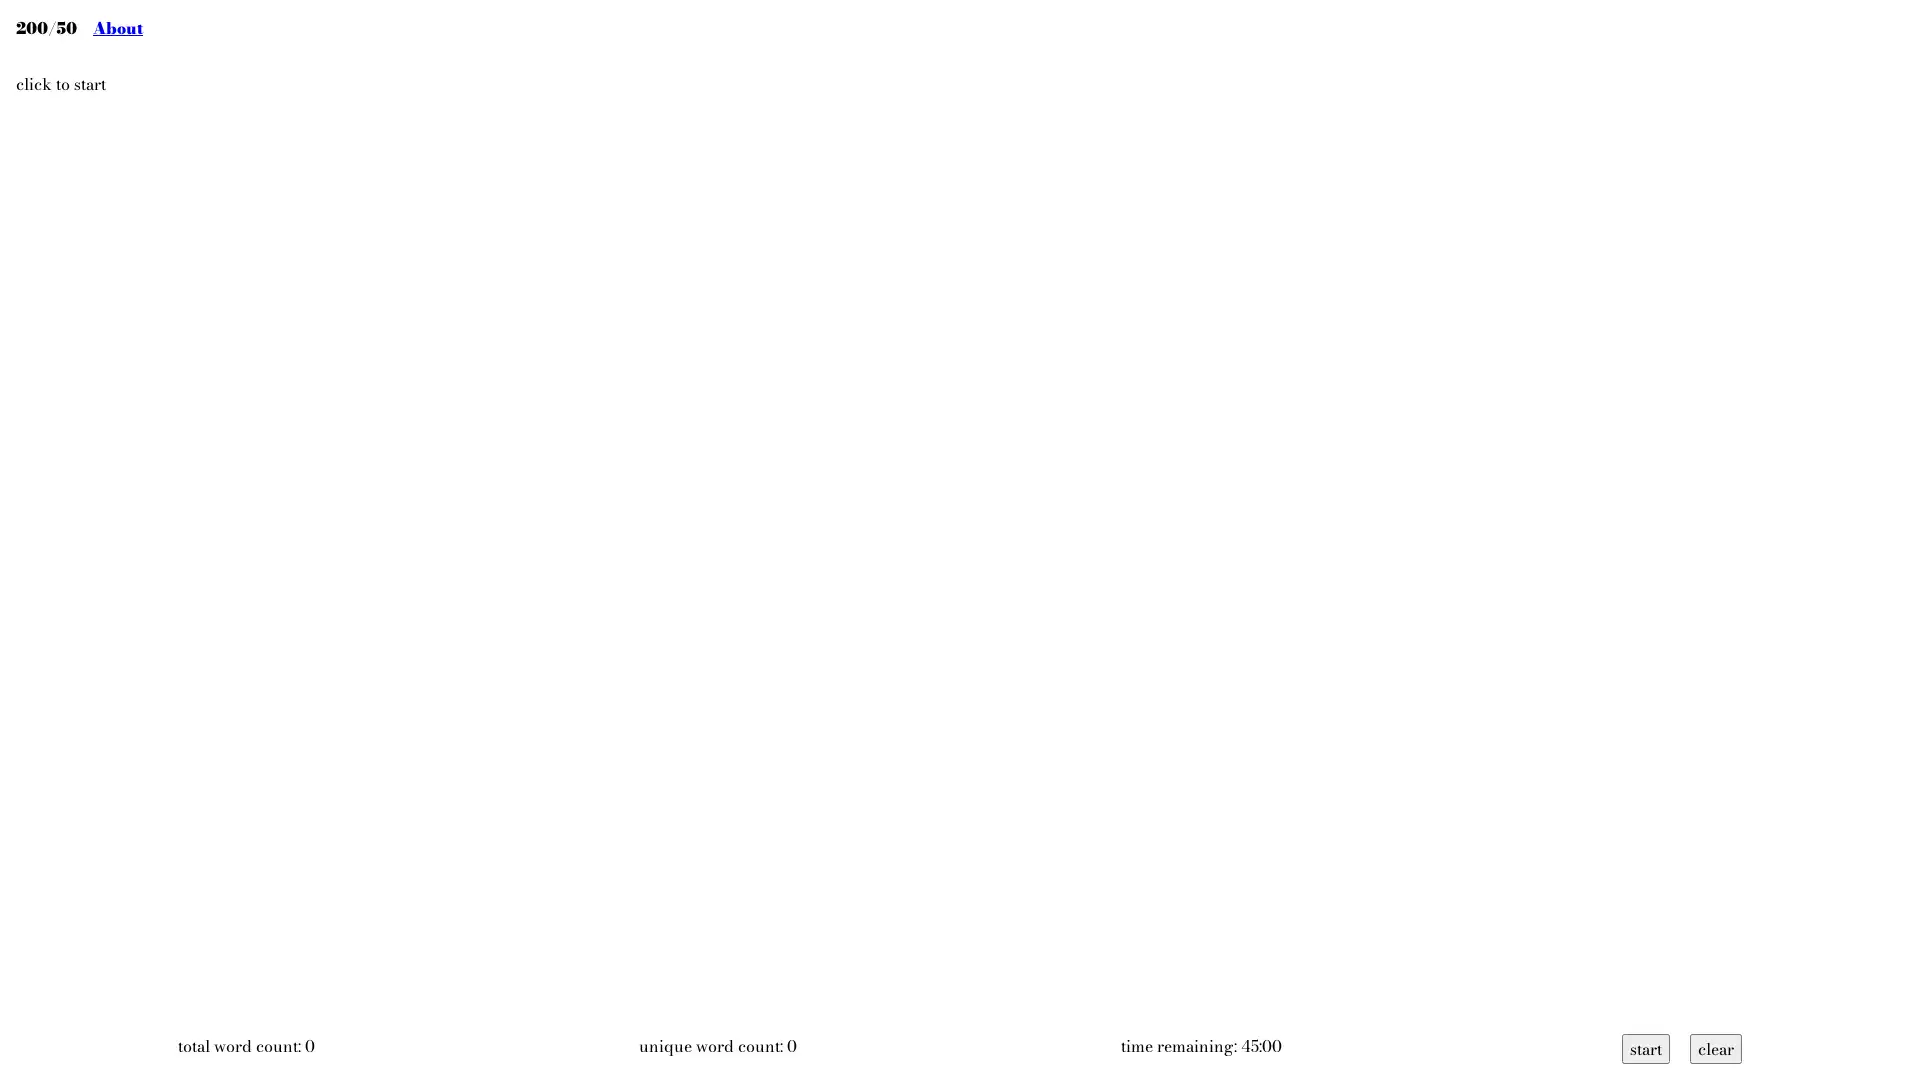 The image size is (1920, 1080). What do you see at coordinates (1646, 1048) in the screenshot?
I see `start` at bounding box center [1646, 1048].